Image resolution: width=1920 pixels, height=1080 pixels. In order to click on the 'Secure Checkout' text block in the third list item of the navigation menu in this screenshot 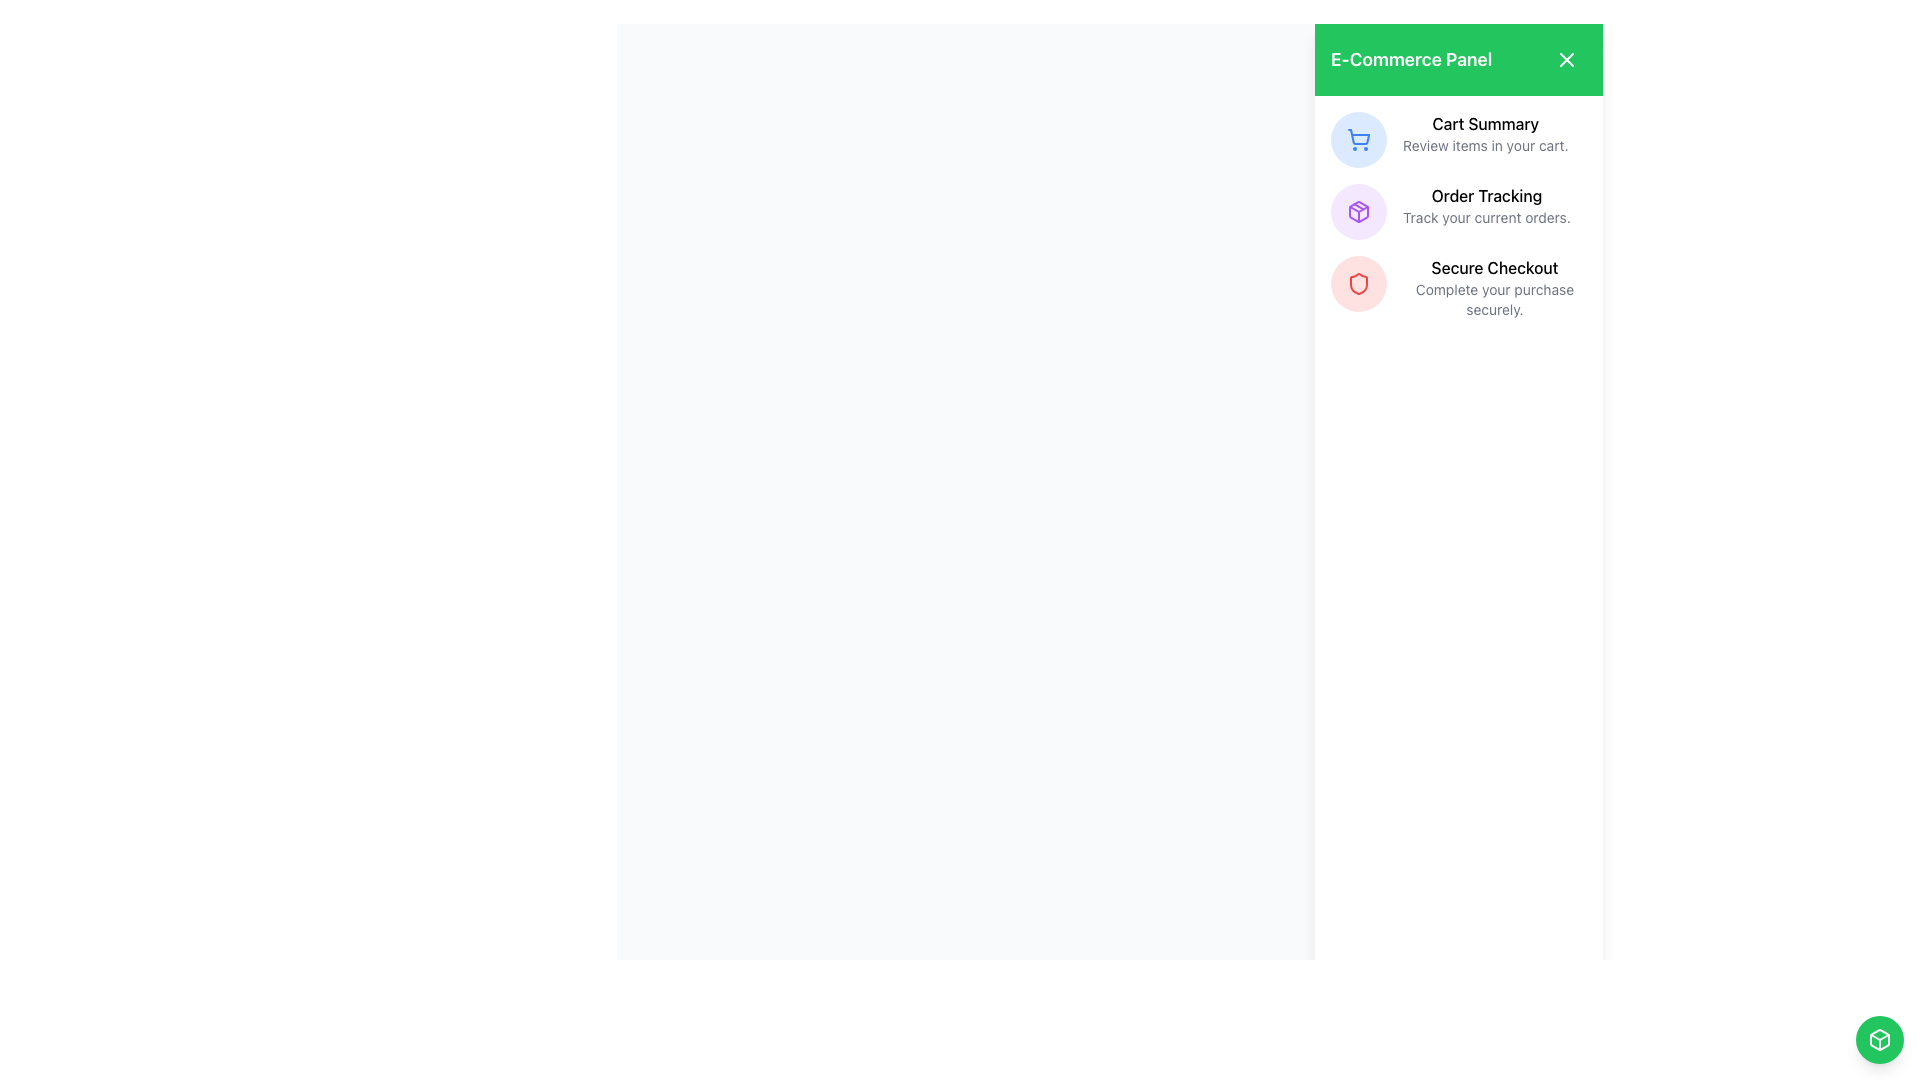, I will do `click(1459, 288)`.